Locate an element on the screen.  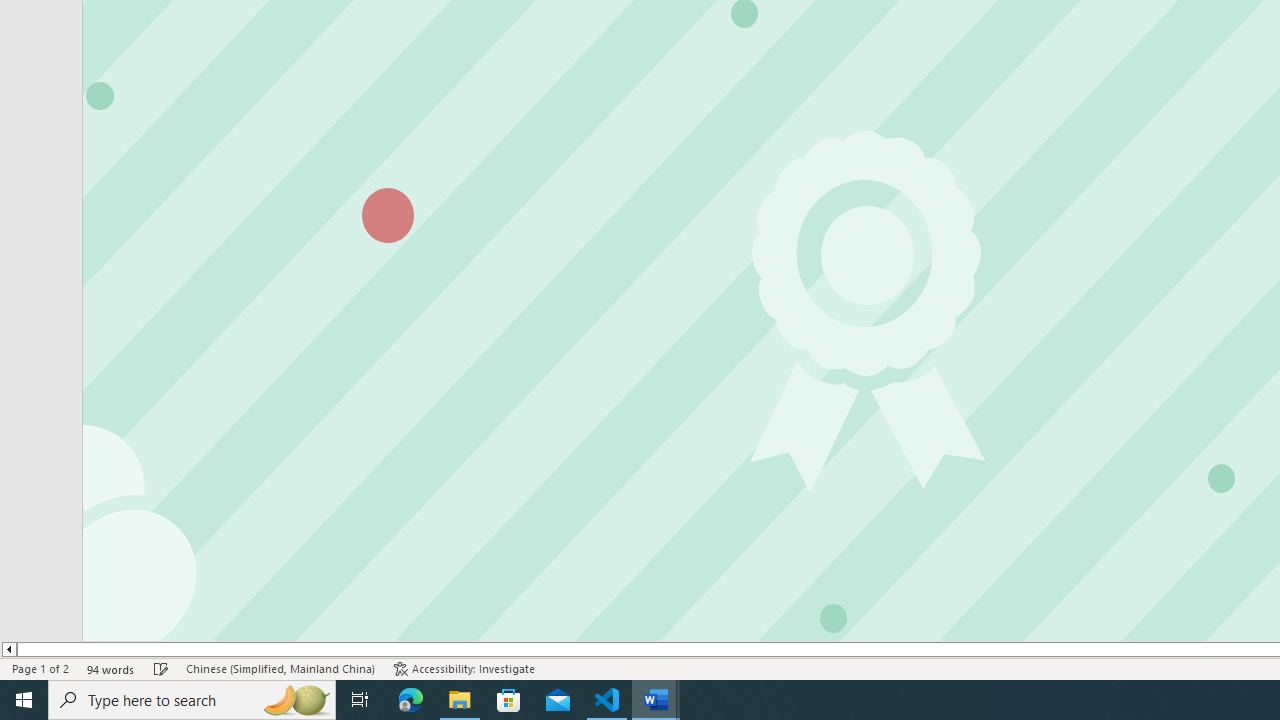
'Spelling and Grammar Check Checking' is located at coordinates (161, 669).